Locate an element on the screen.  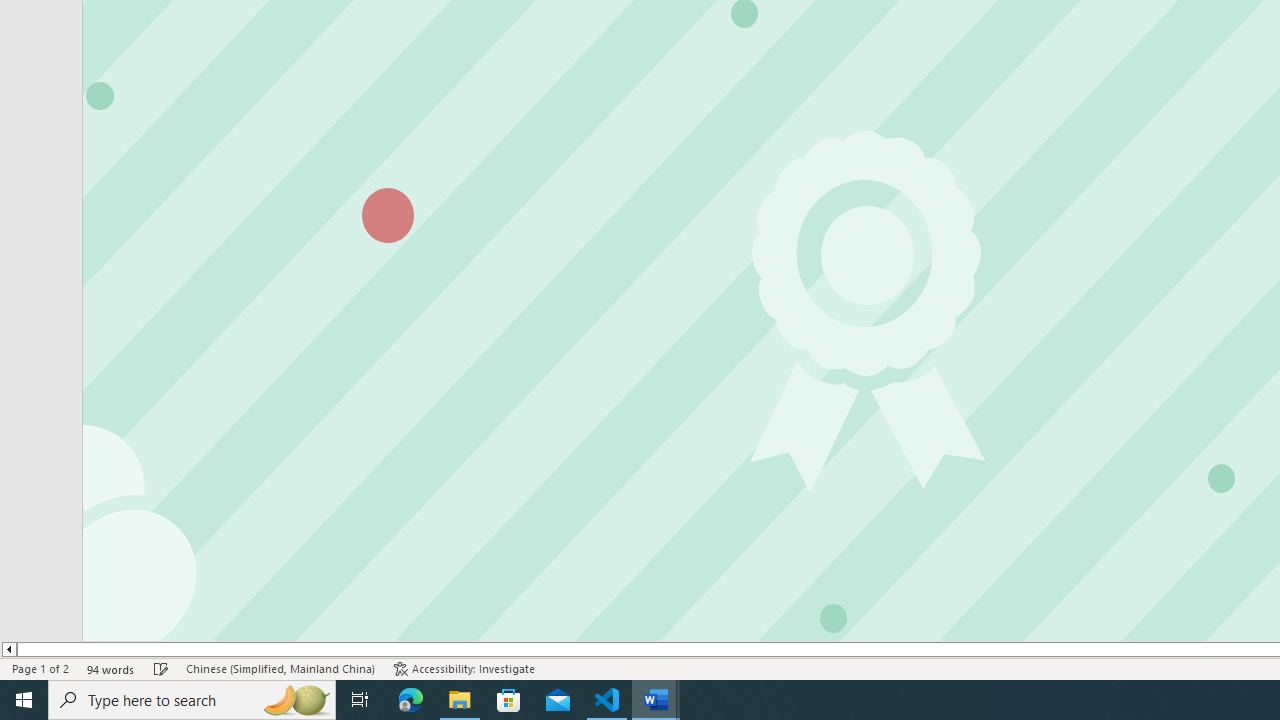
'Spelling and Grammar Check Checking' is located at coordinates (161, 669).